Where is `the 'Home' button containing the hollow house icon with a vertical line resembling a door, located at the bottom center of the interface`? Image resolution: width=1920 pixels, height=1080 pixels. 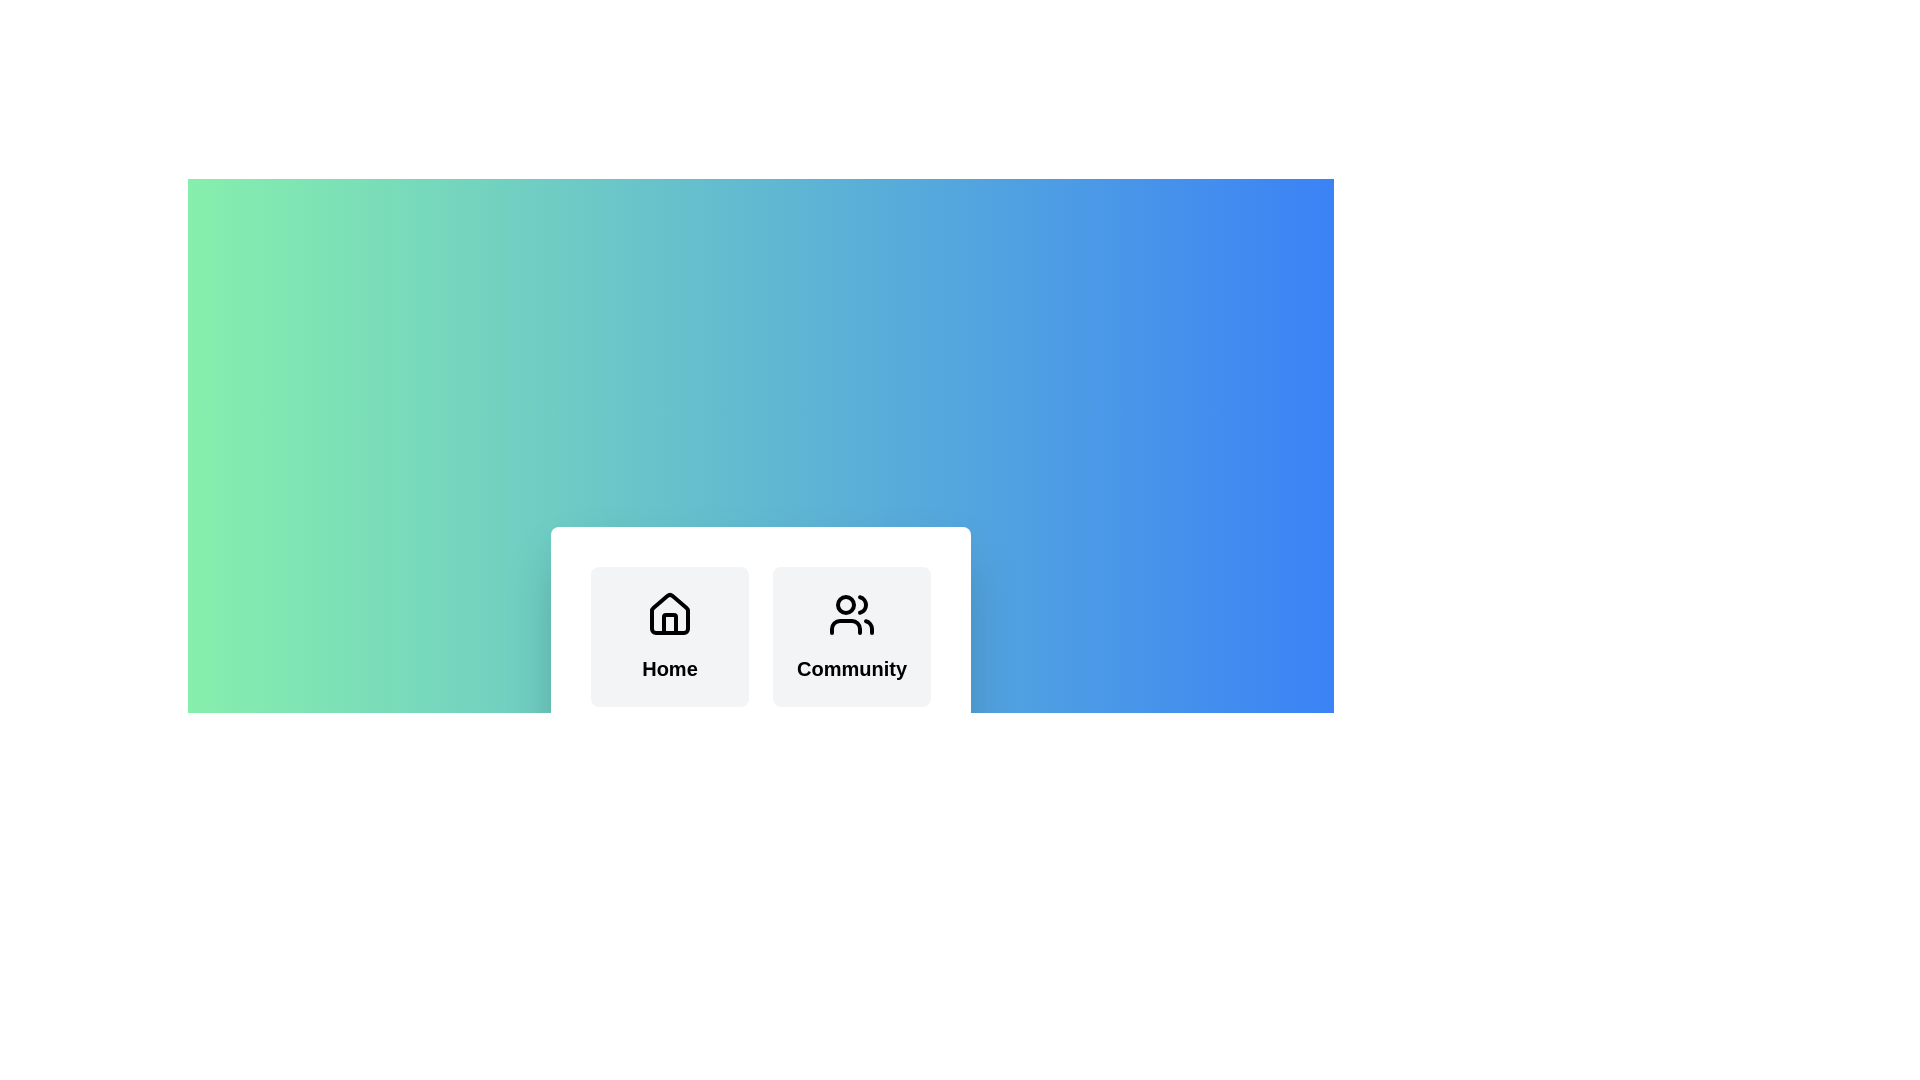 the 'Home' button containing the hollow house icon with a vertical line resembling a door, located at the bottom center of the interface is located at coordinates (670, 623).